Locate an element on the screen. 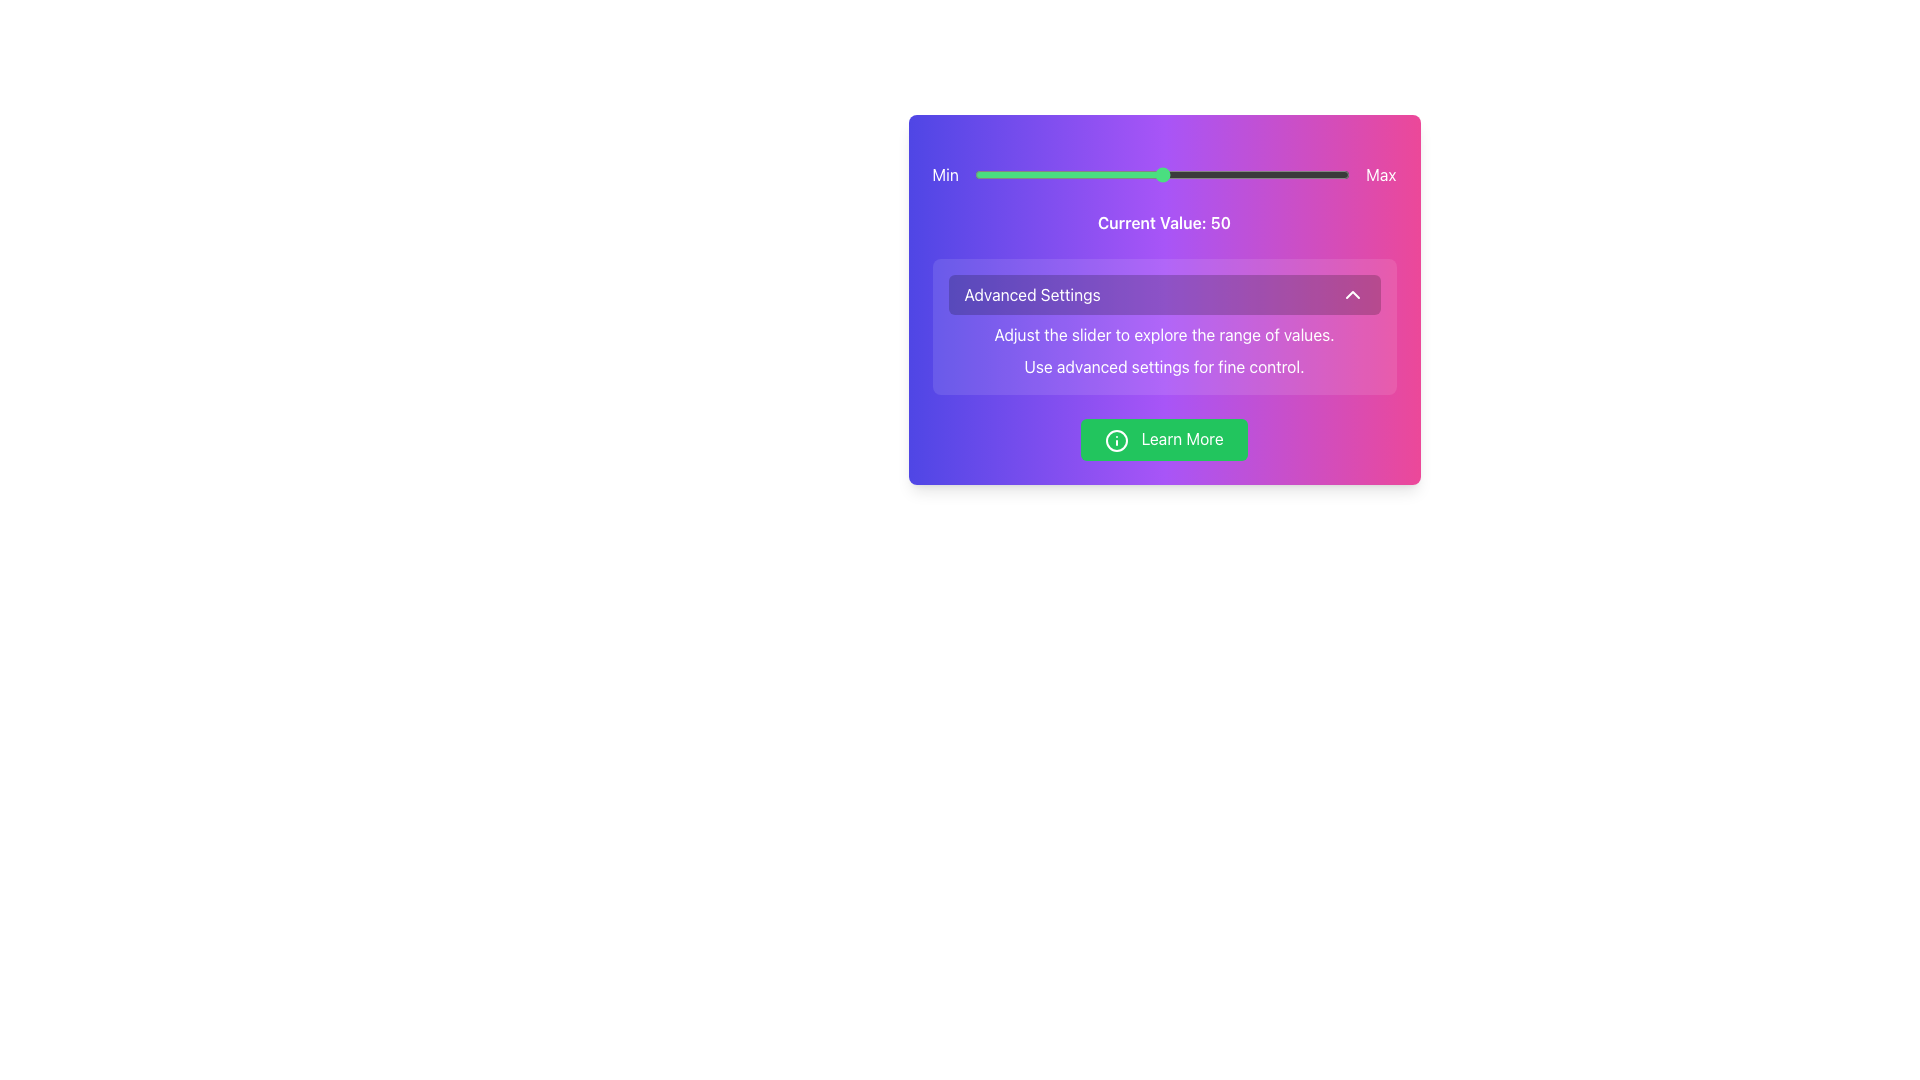 The width and height of the screenshot is (1920, 1080). the informational panel located below 'Current Value: 50' and above the 'Learn More' button is located at coordinates (1164, 326).